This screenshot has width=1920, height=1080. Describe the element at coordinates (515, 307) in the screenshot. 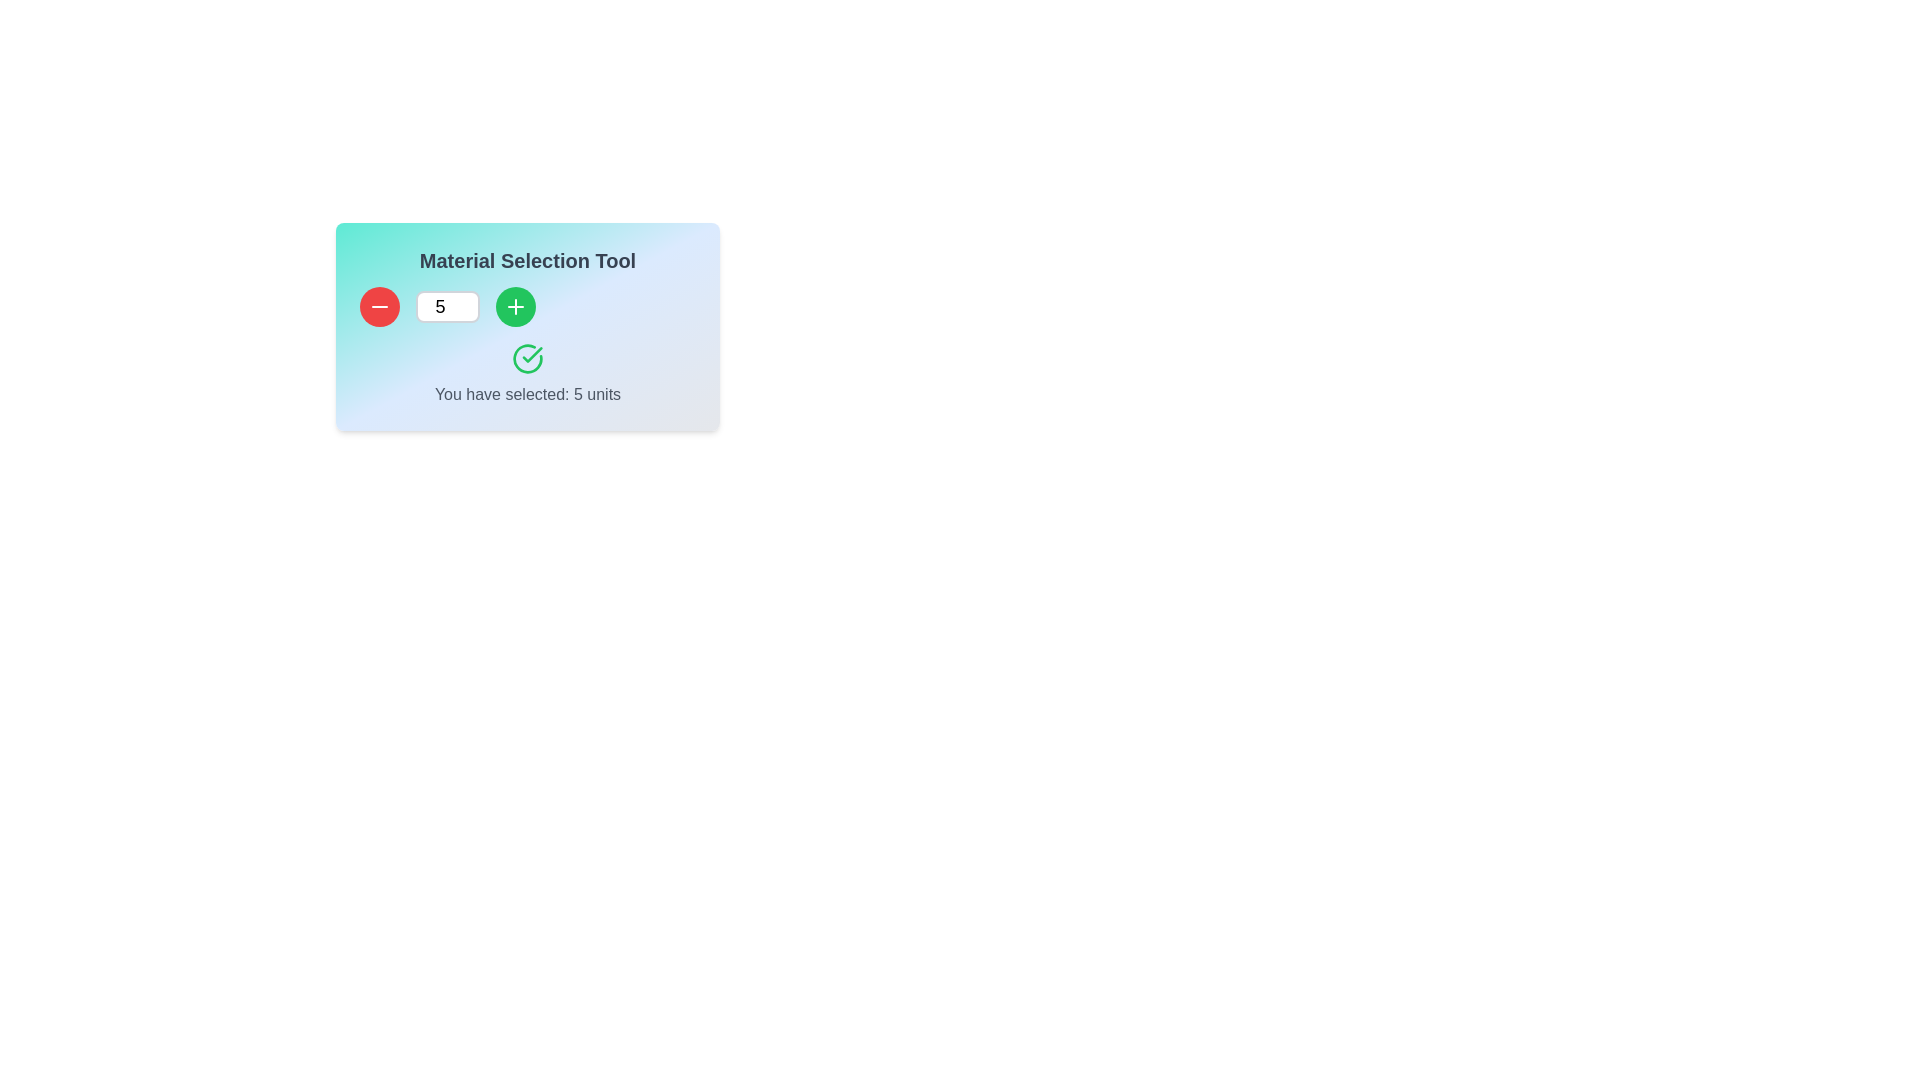

I see `the increment button located to the immediate right of the numeric input field to increase the displayed value by one unit` at that location.